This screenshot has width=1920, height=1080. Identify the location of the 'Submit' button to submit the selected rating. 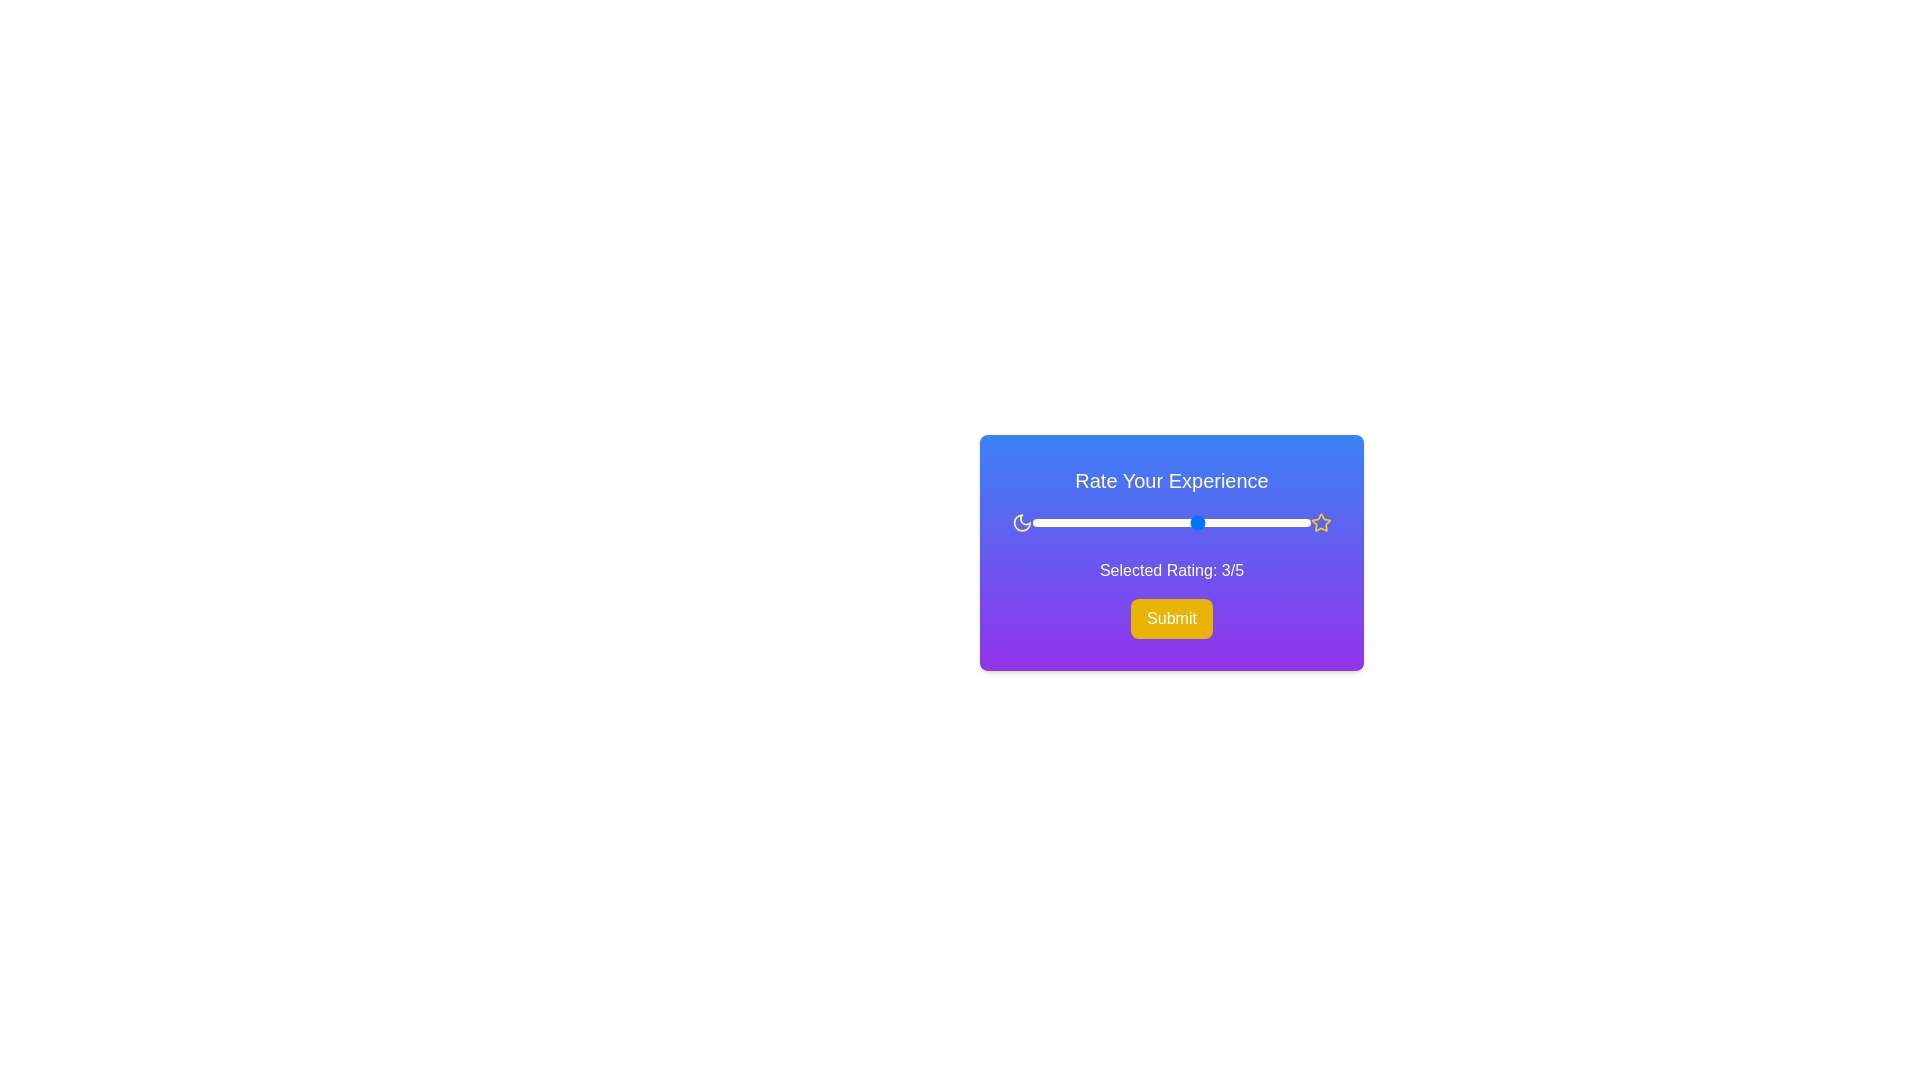
(1171, 617).